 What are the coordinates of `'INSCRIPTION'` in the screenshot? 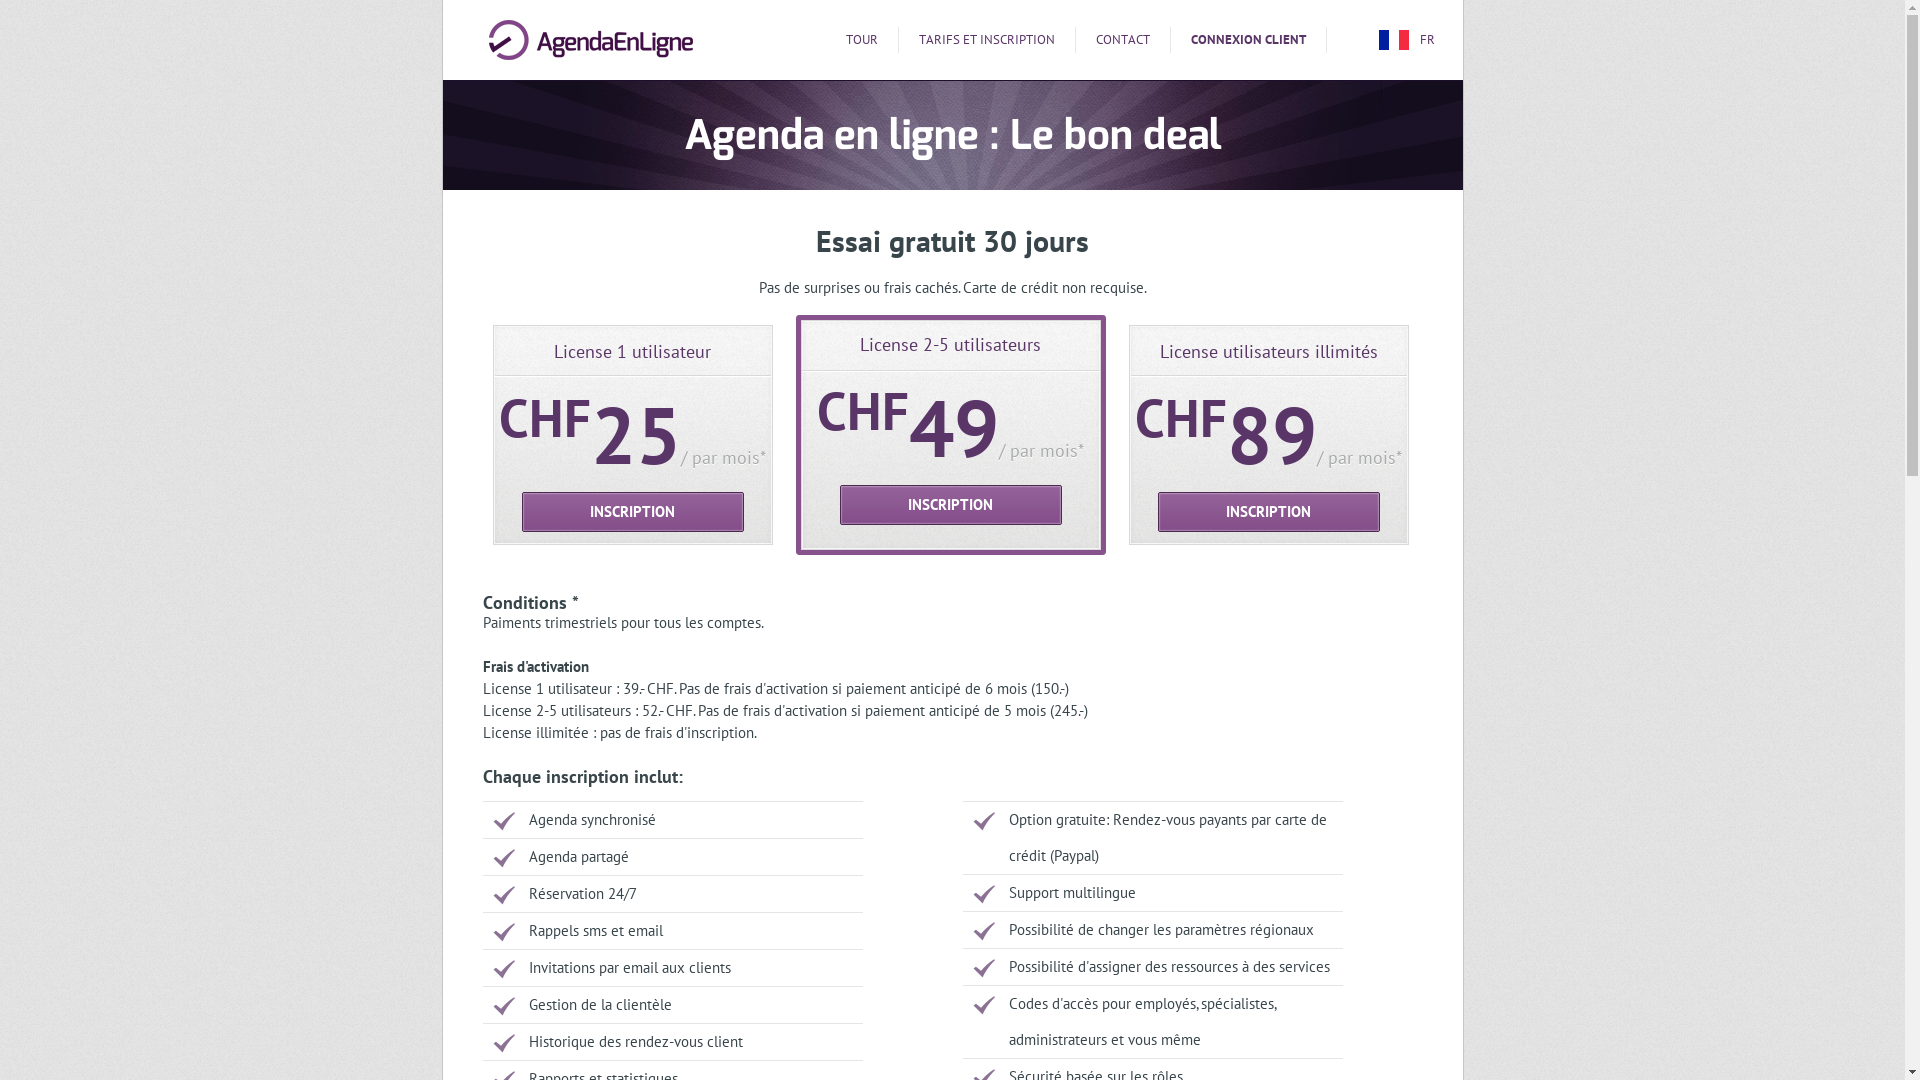 It's located at (522, 511).